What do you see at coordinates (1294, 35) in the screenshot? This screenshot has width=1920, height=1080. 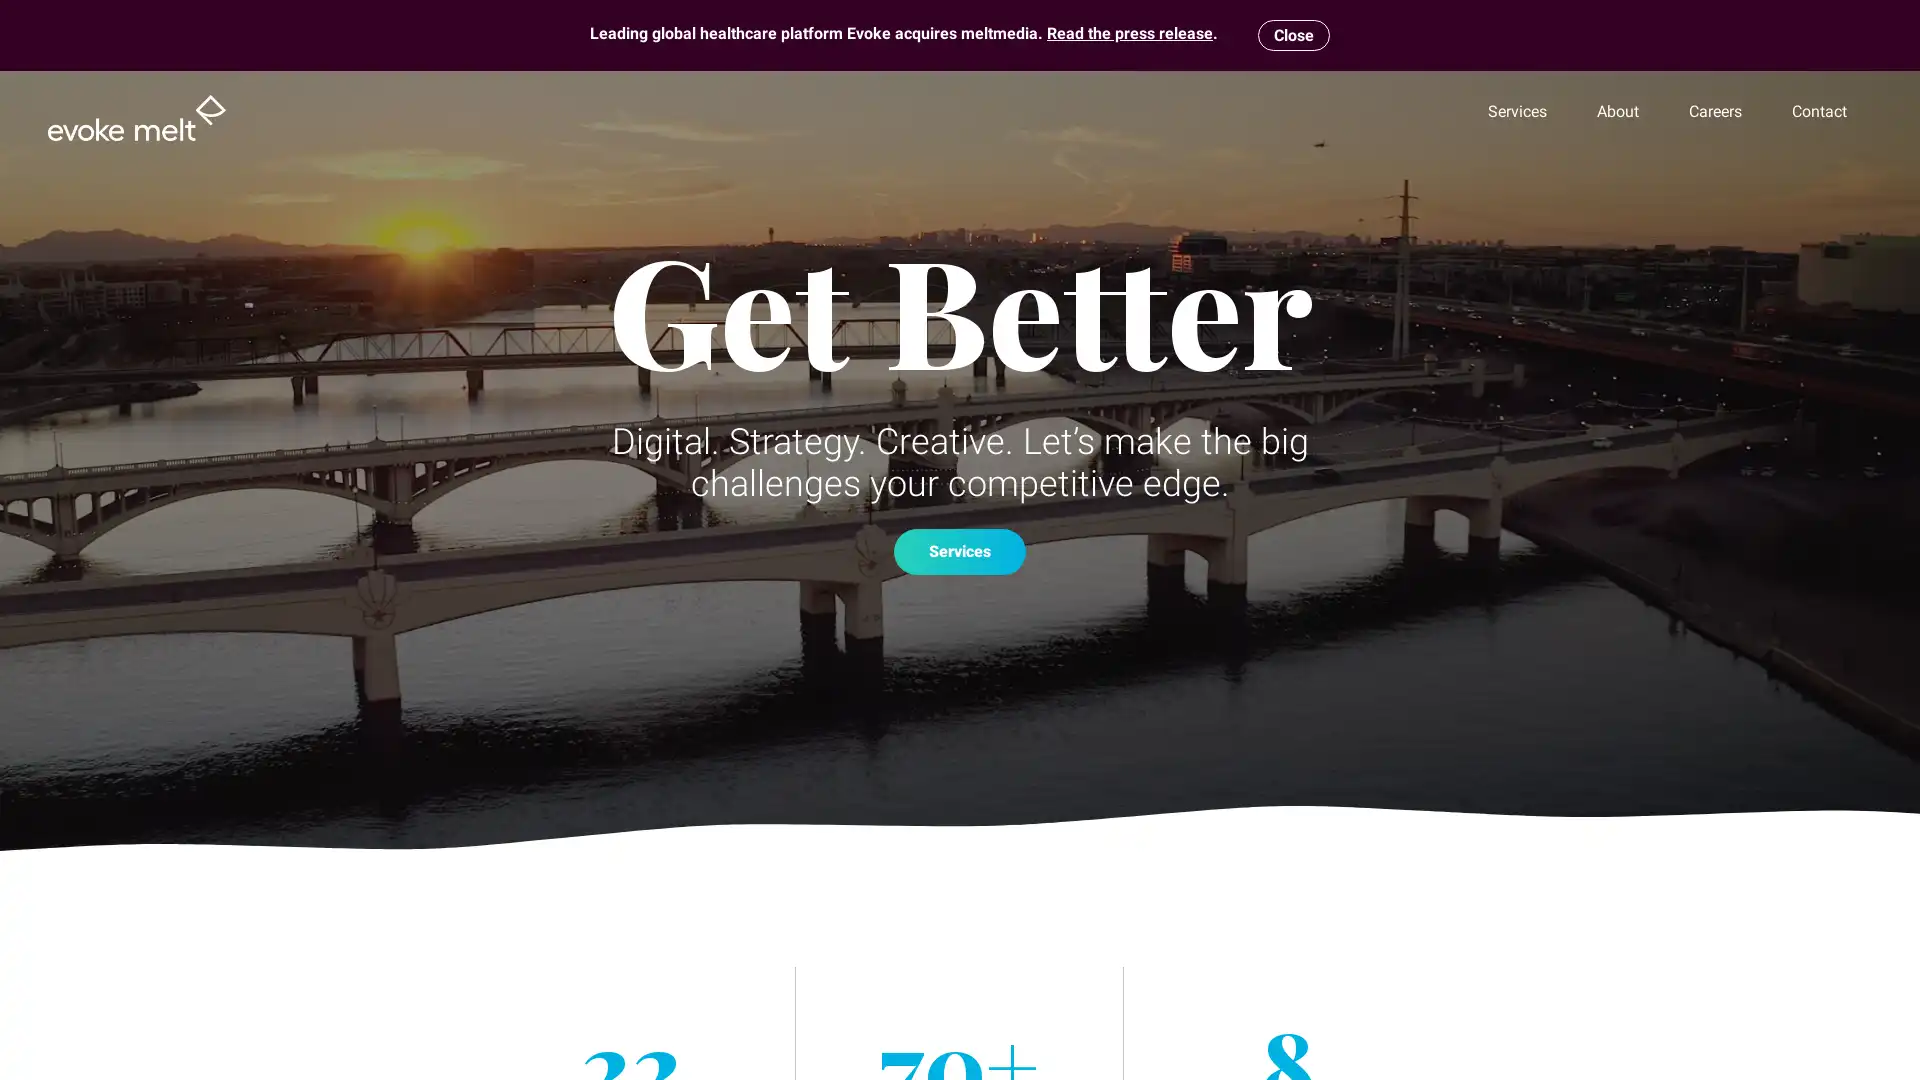 I see `Close` at bounding box center [1294, 35].